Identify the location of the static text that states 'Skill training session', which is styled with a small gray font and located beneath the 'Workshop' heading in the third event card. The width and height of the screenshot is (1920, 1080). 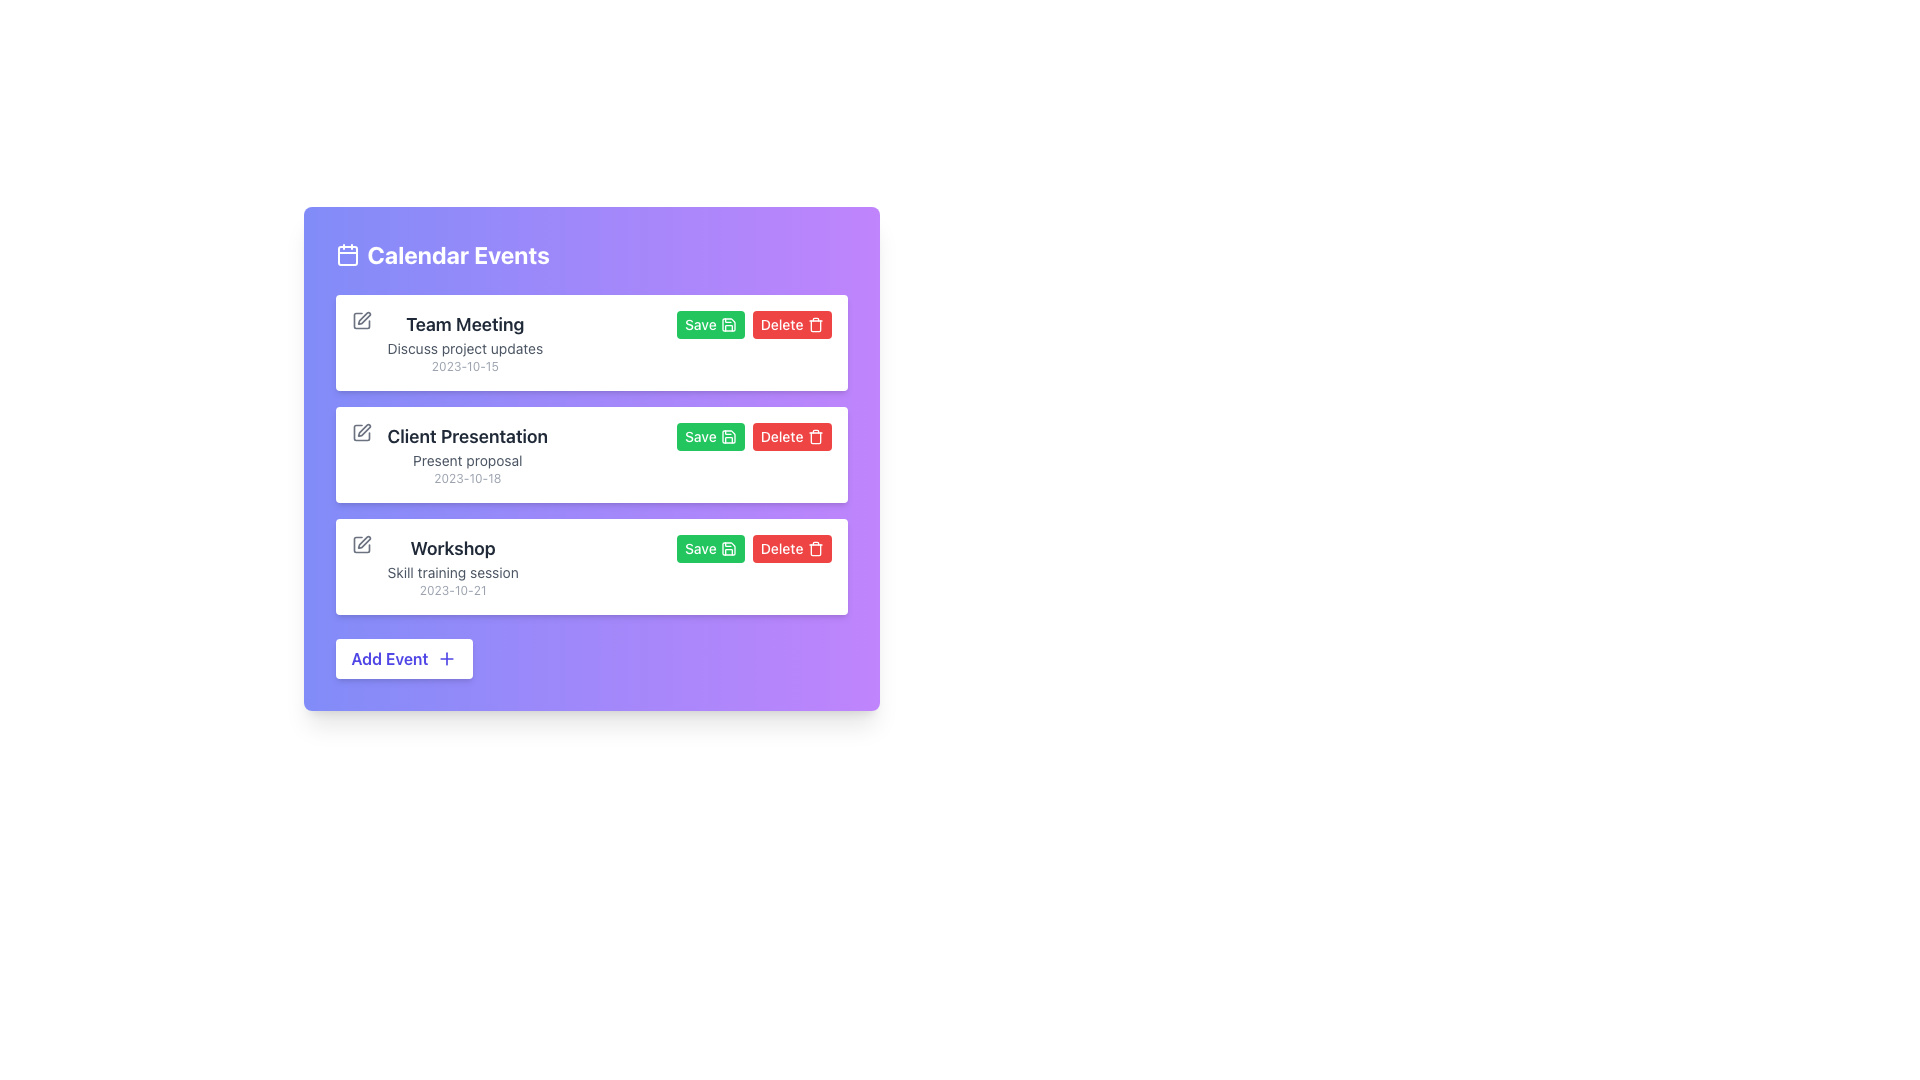
(452, 573).